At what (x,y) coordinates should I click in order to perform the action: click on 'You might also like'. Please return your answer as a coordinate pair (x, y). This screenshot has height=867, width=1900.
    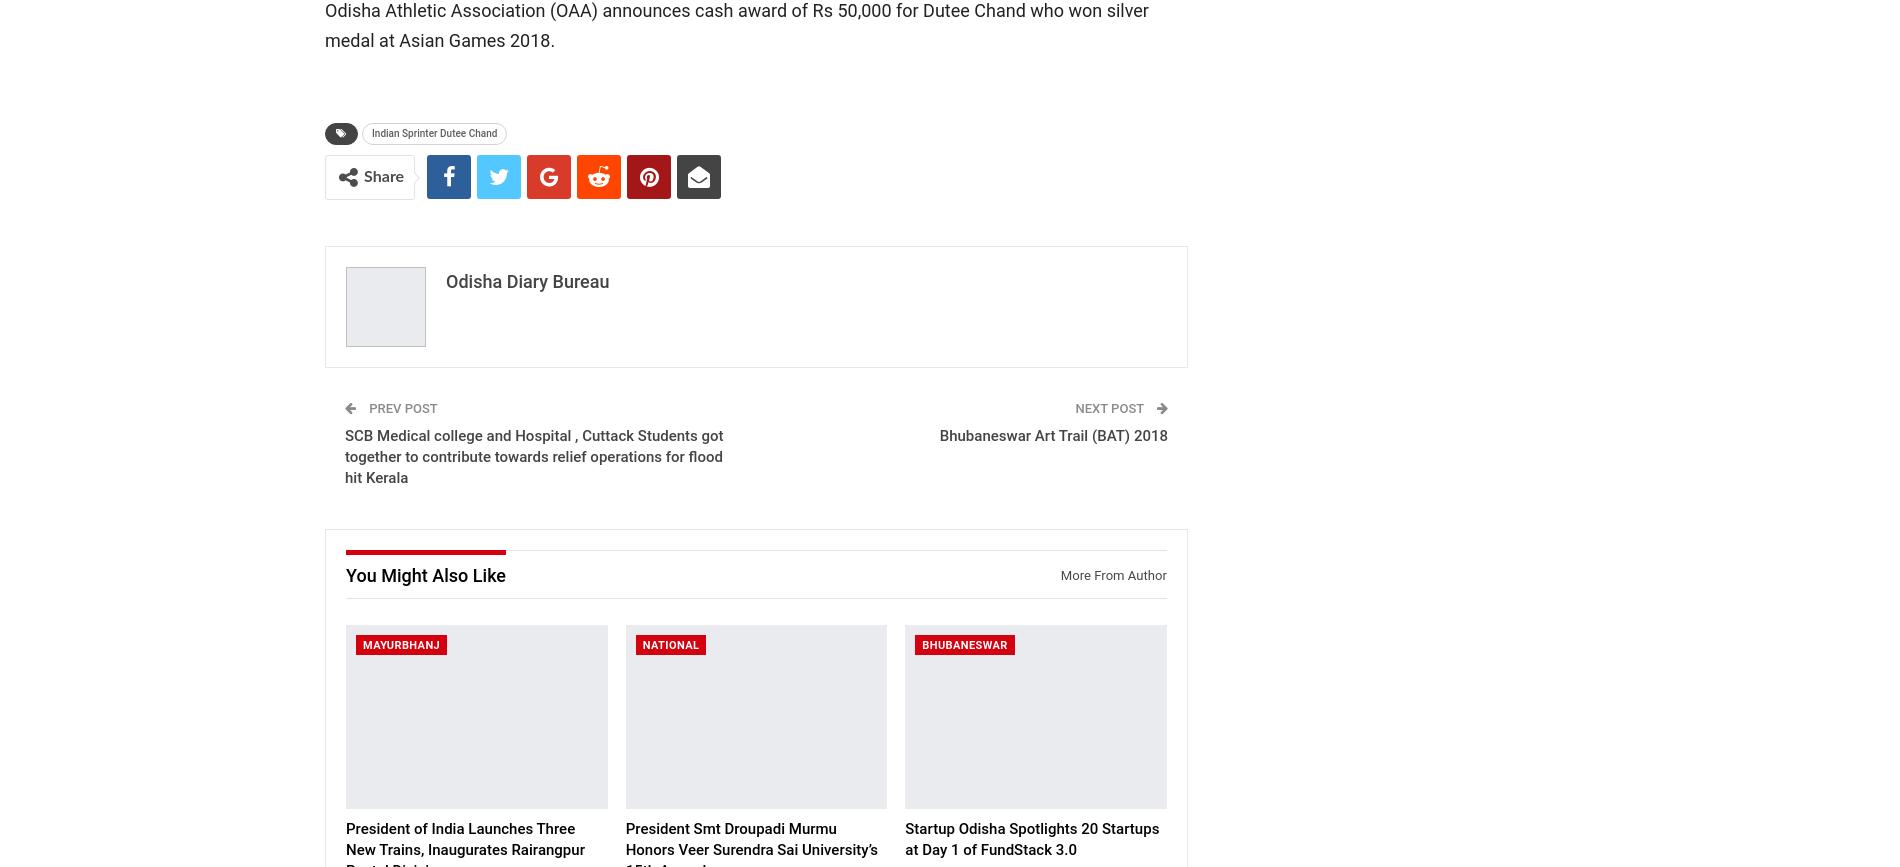
    Looking at the image, I should click on (424, 574).